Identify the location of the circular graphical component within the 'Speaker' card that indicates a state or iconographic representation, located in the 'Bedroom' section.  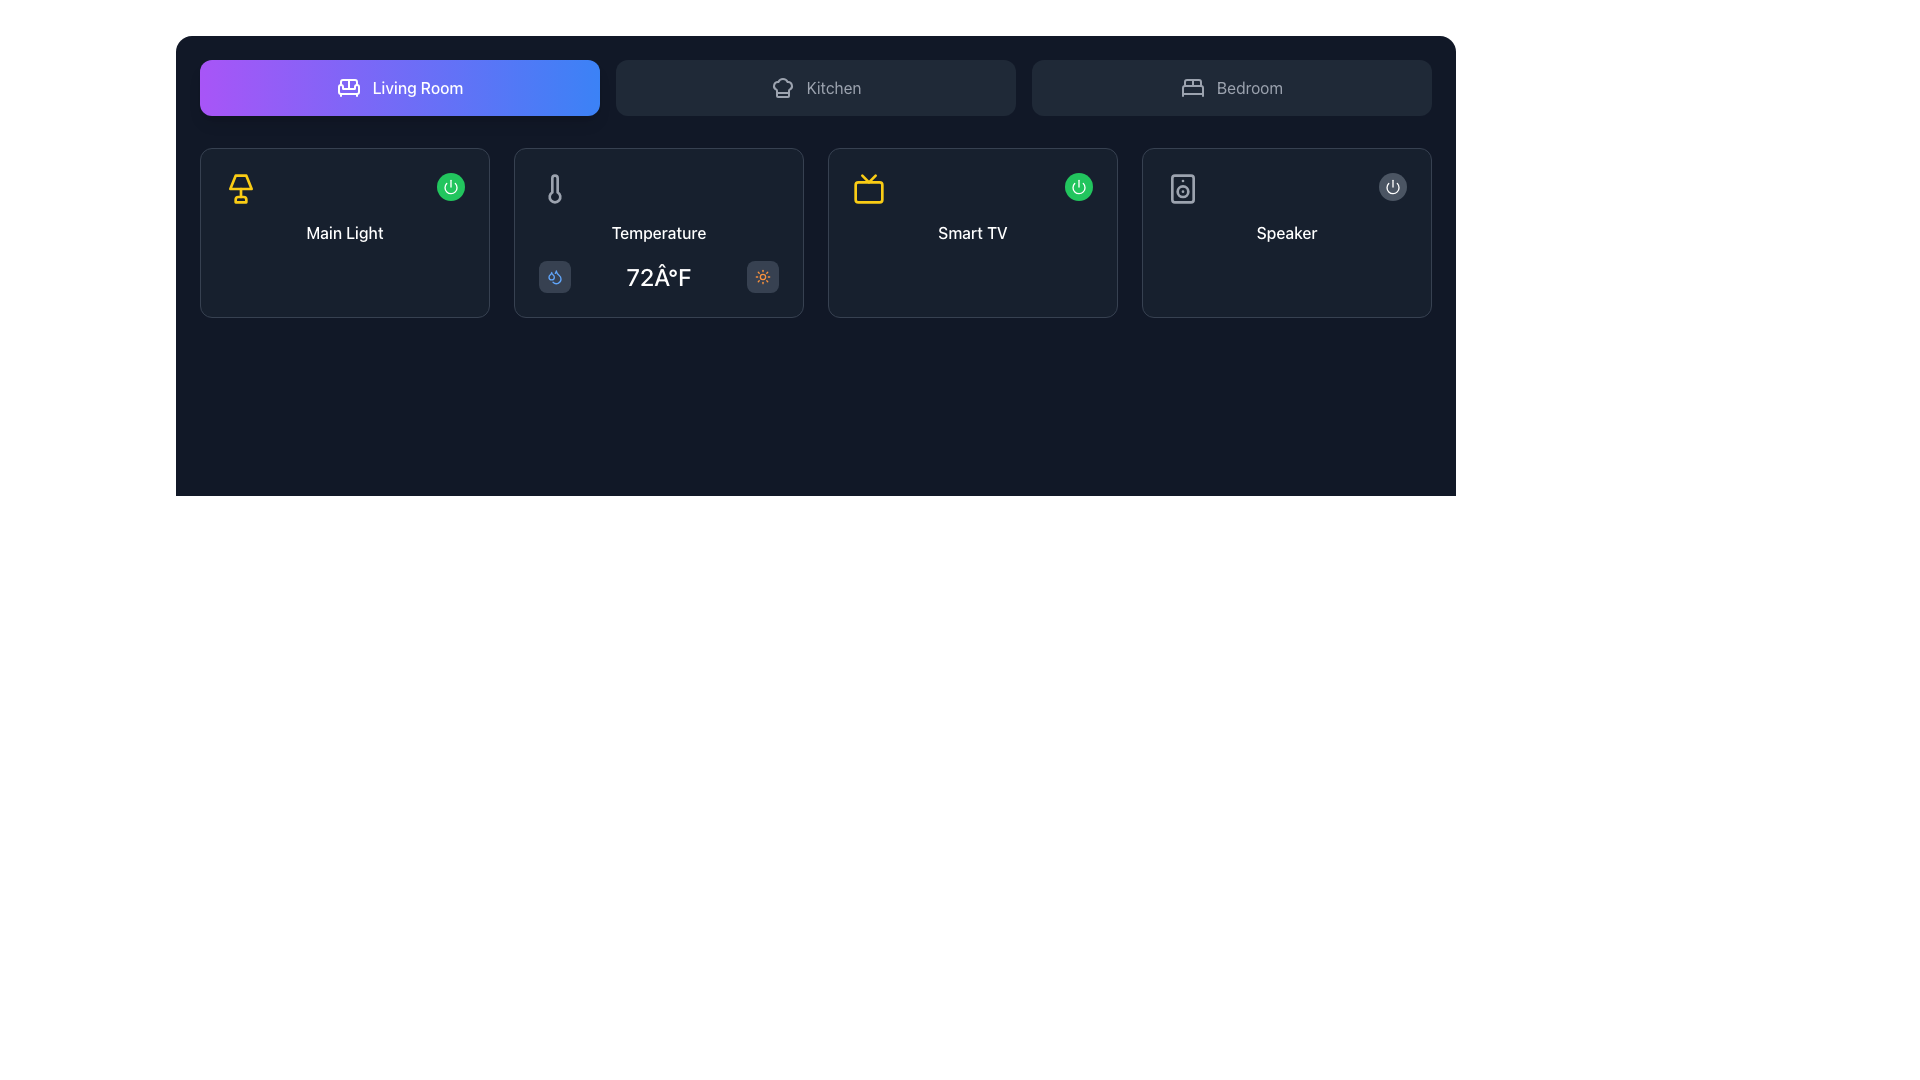
(1391, 188).